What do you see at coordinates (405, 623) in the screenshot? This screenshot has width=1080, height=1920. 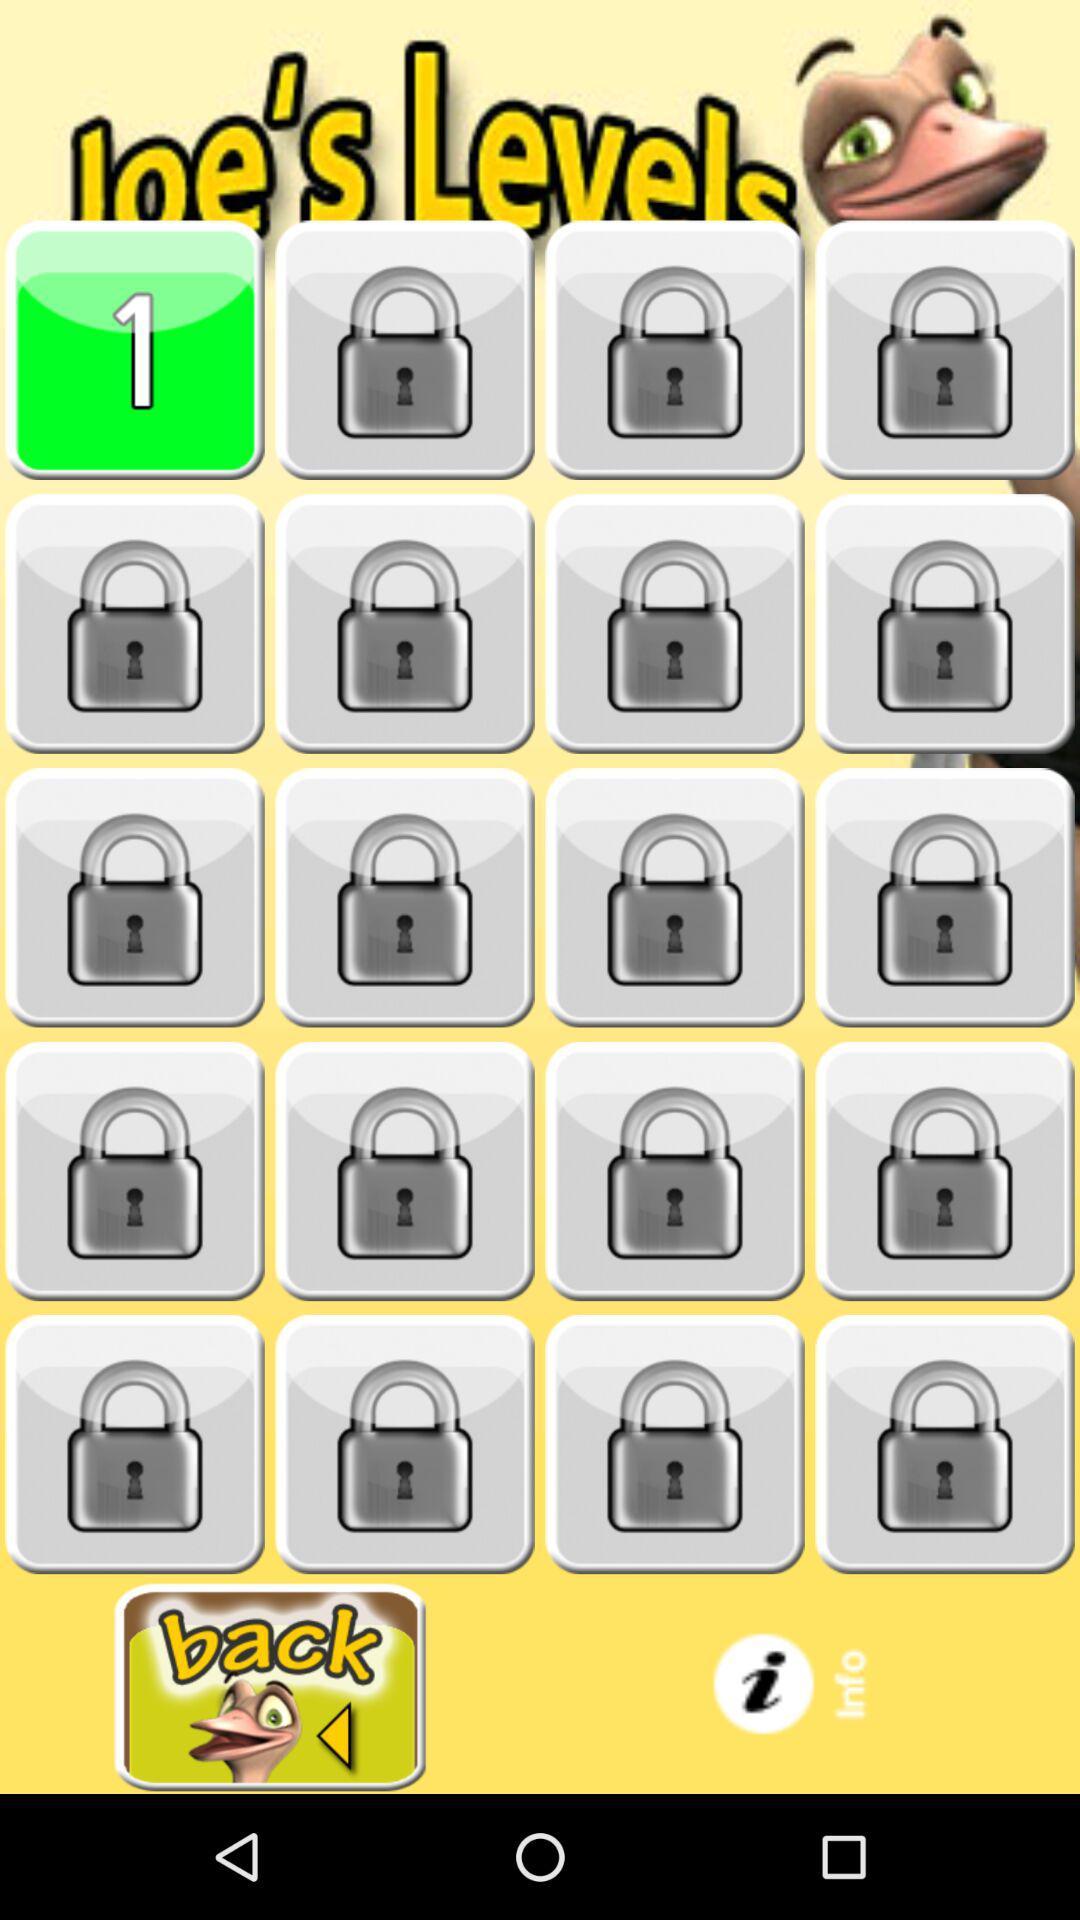 I see `level which is locked` at bounding box center [405, 623].